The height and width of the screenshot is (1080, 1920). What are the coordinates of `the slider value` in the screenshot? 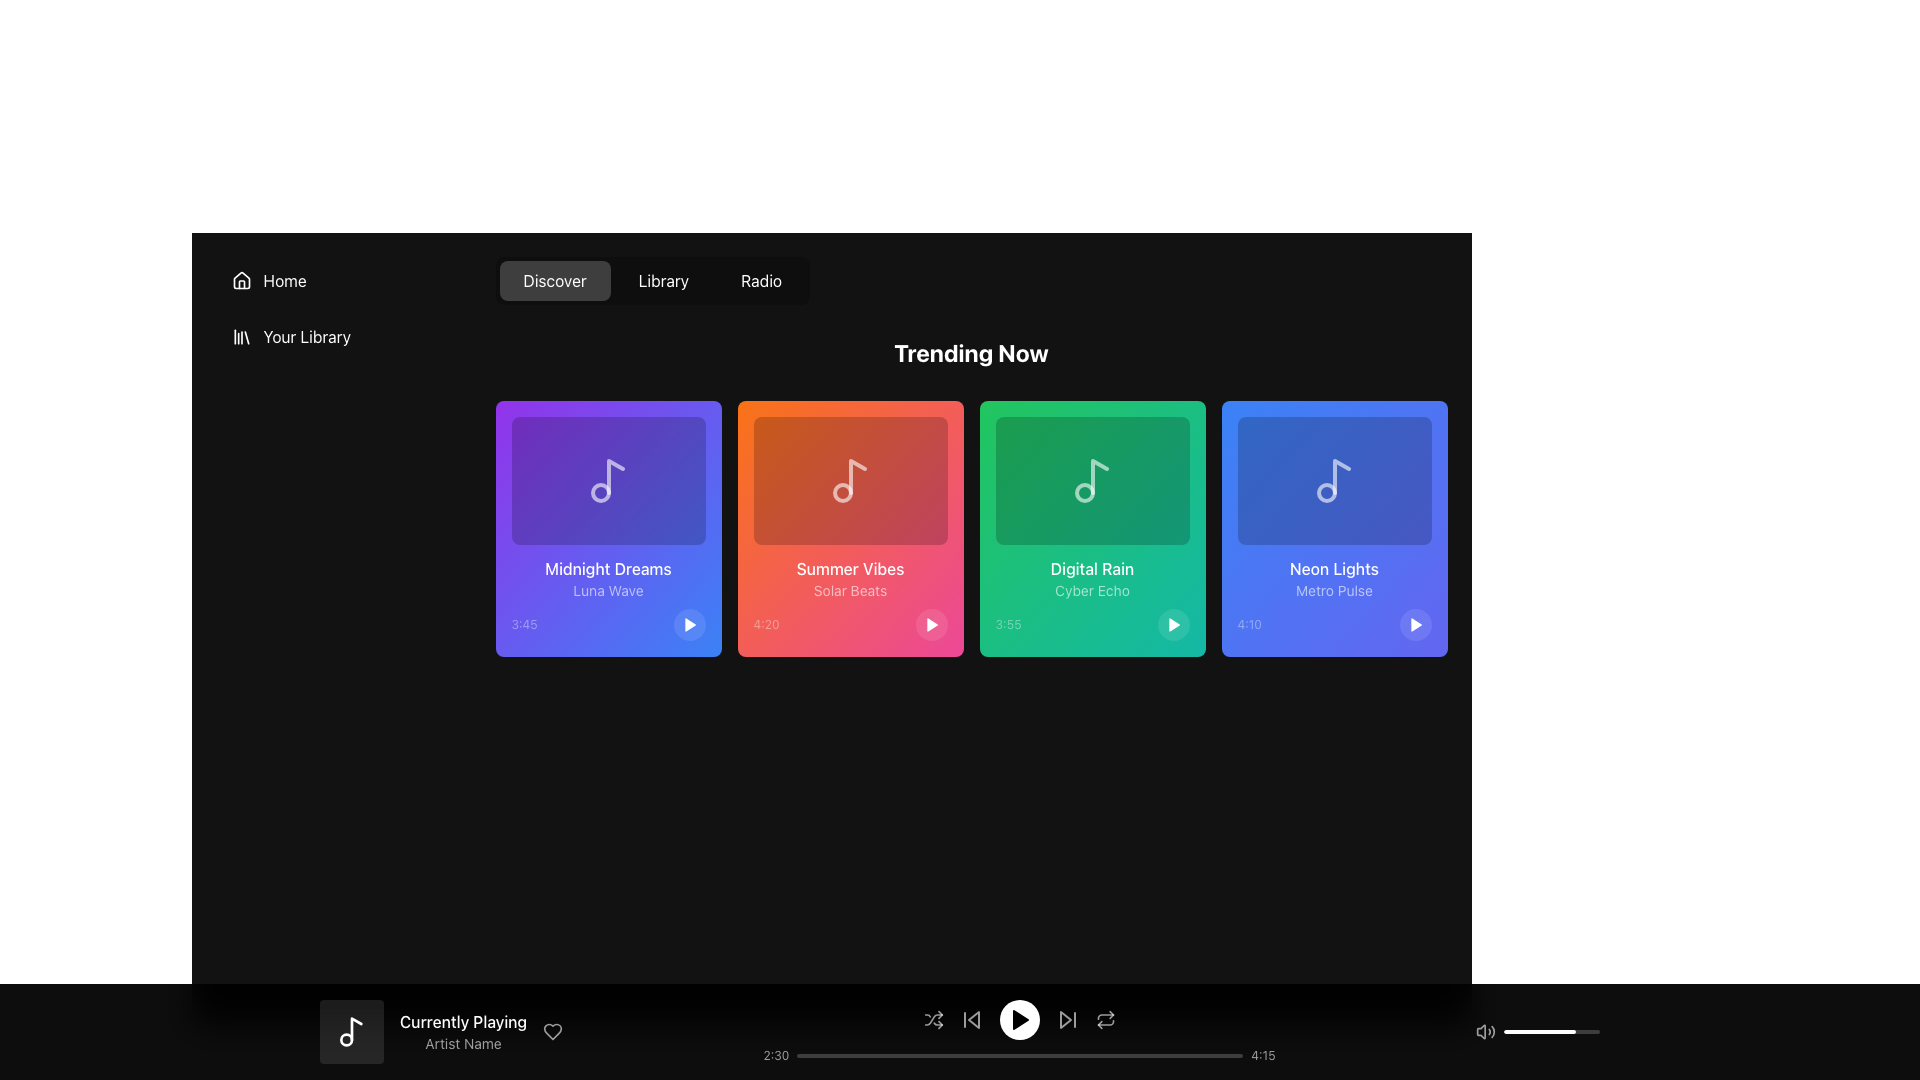 It's located at (1577, 1032).